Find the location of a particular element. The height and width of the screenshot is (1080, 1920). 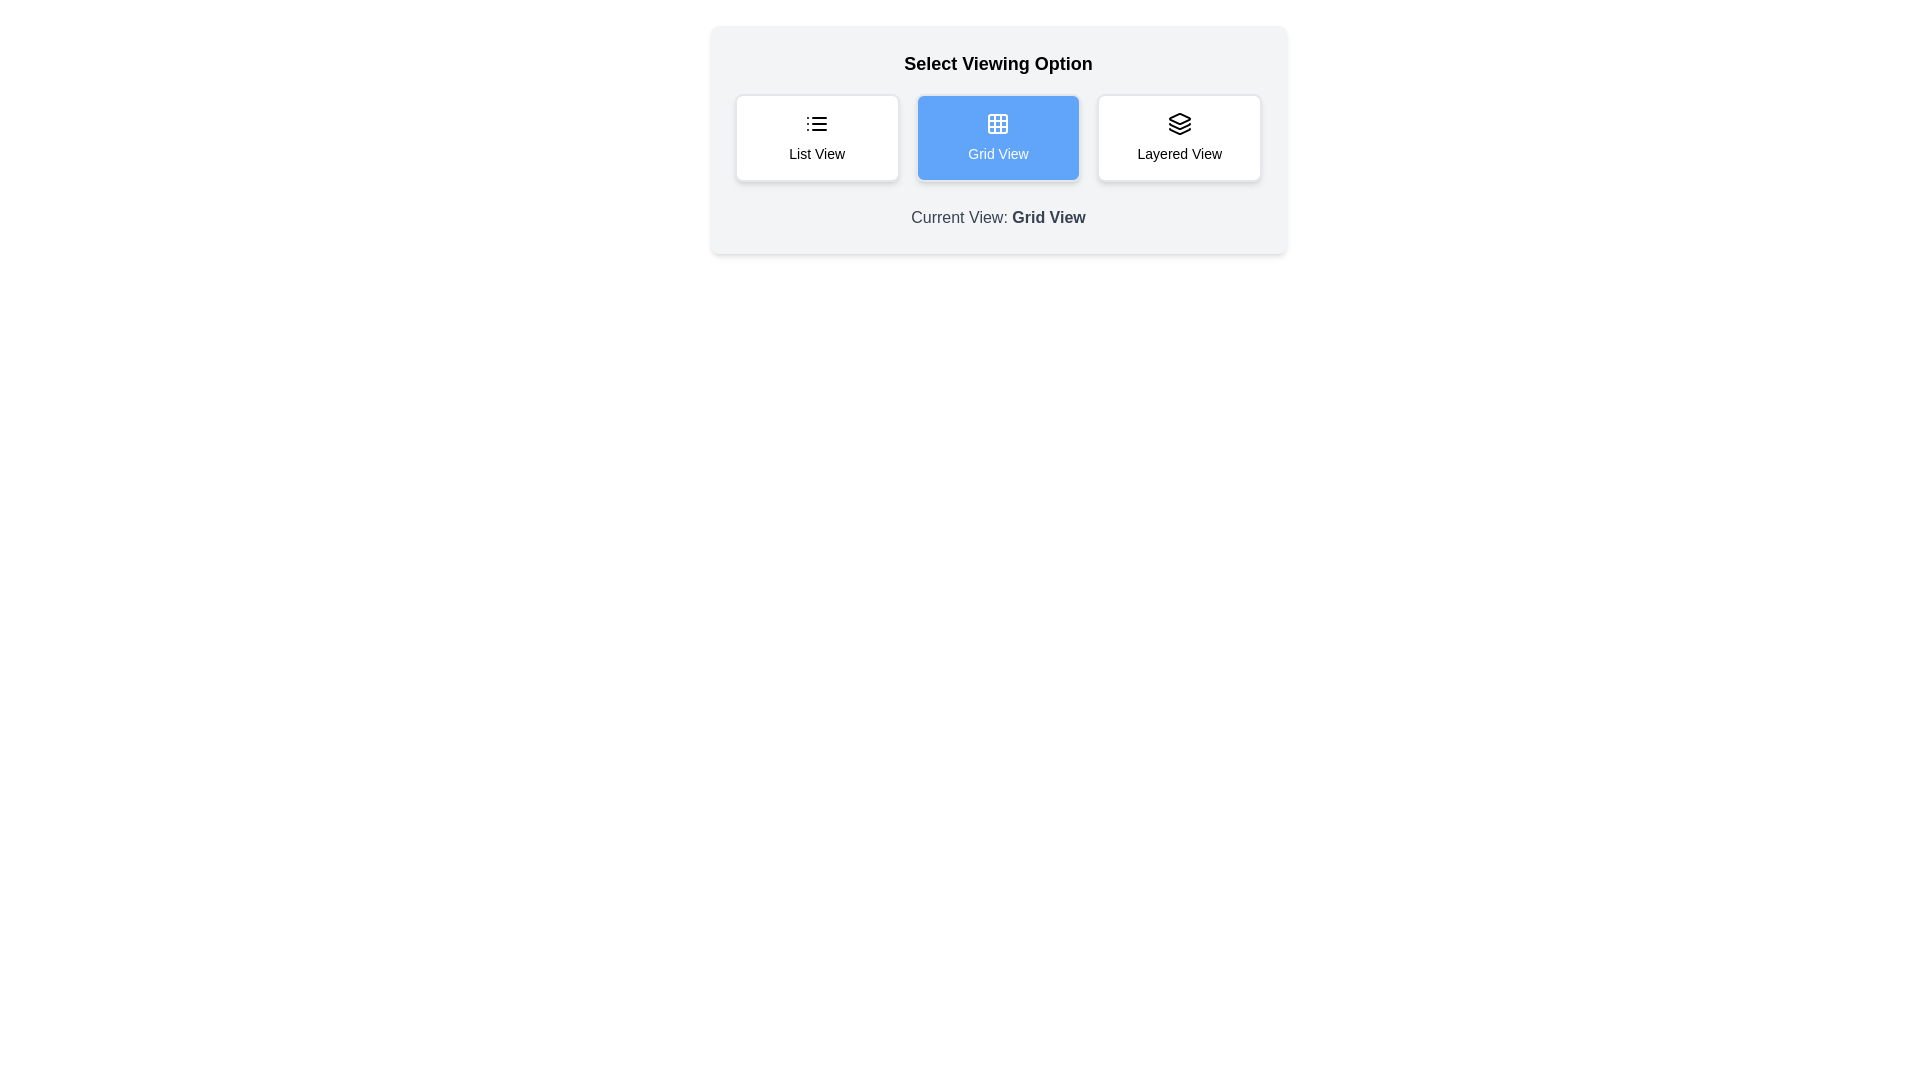

the 'Layered View' button, which is a rectangular button with rounded corners and a centered icon resembling stacked layers is located at coordinates (1179, 137).